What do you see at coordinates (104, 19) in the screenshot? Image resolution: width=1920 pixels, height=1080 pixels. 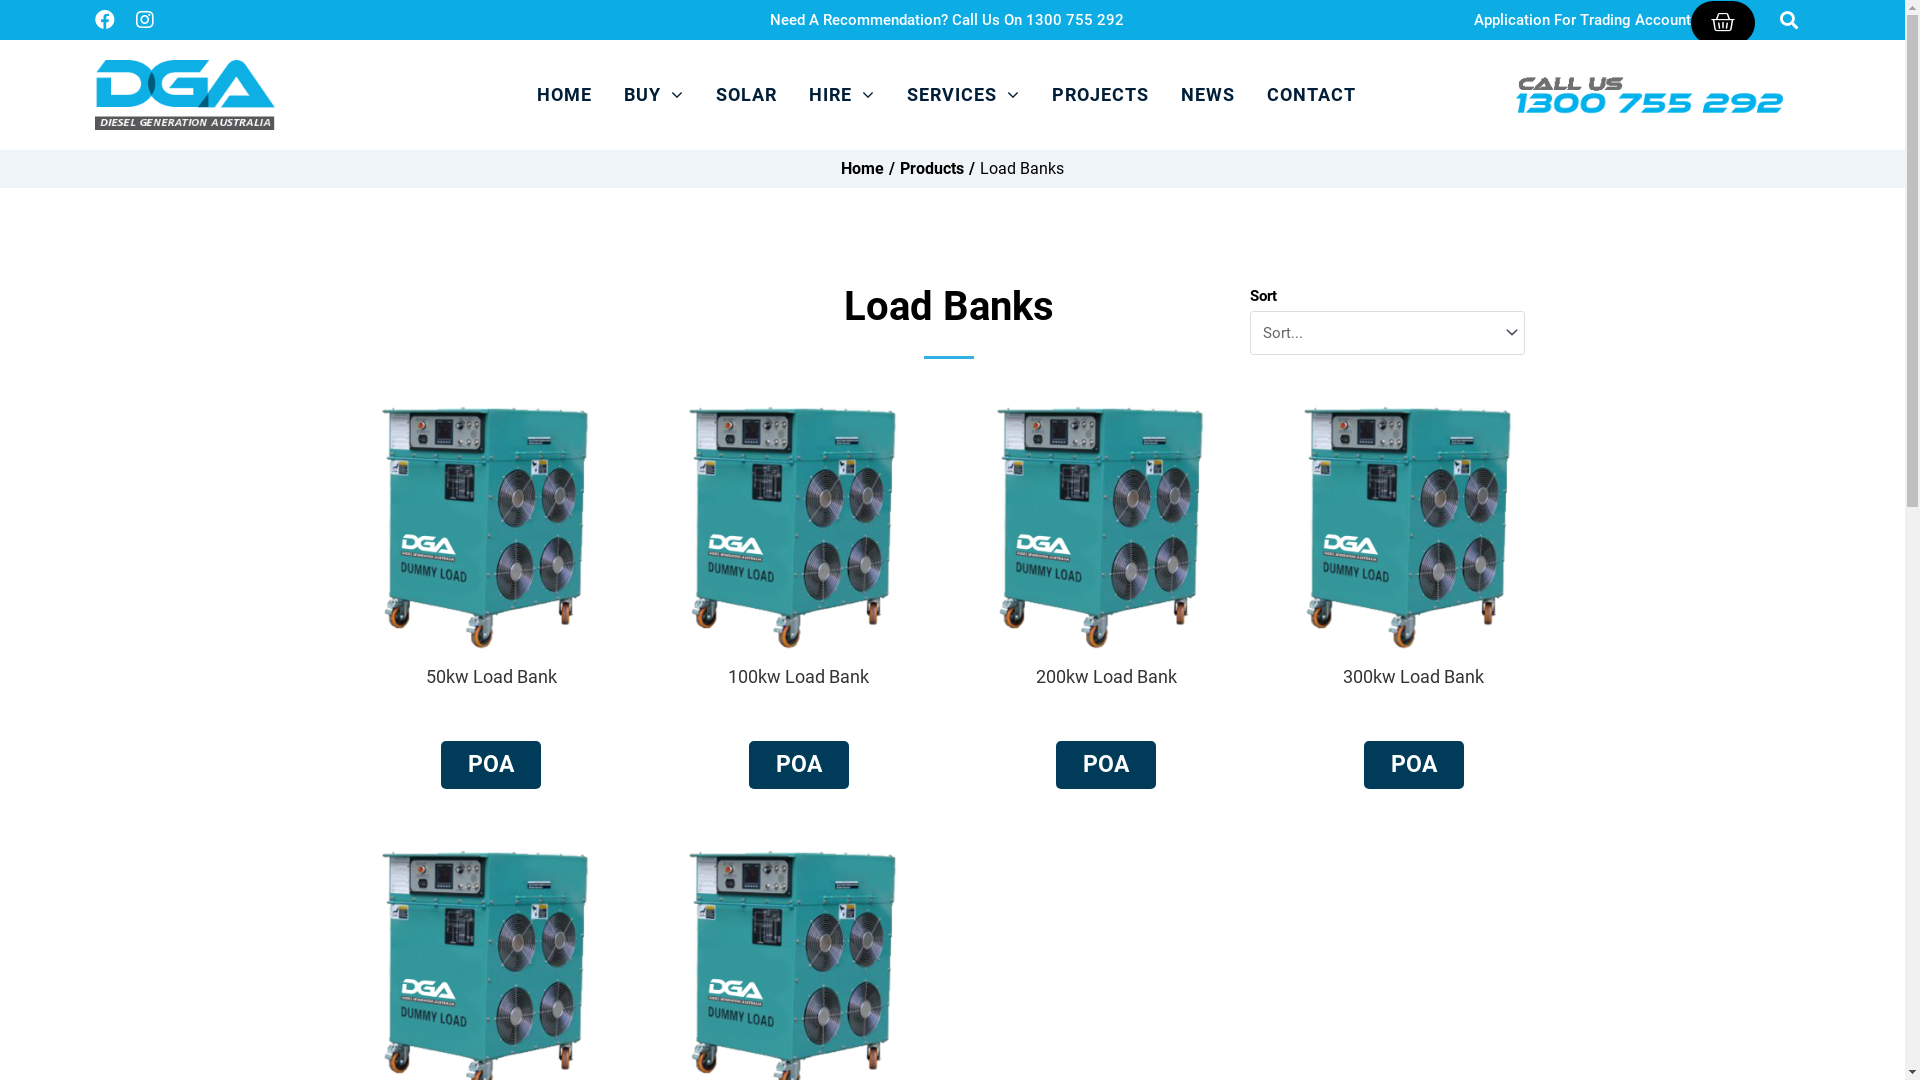 I see `'Facebook'` at bounding box center [104, 19].